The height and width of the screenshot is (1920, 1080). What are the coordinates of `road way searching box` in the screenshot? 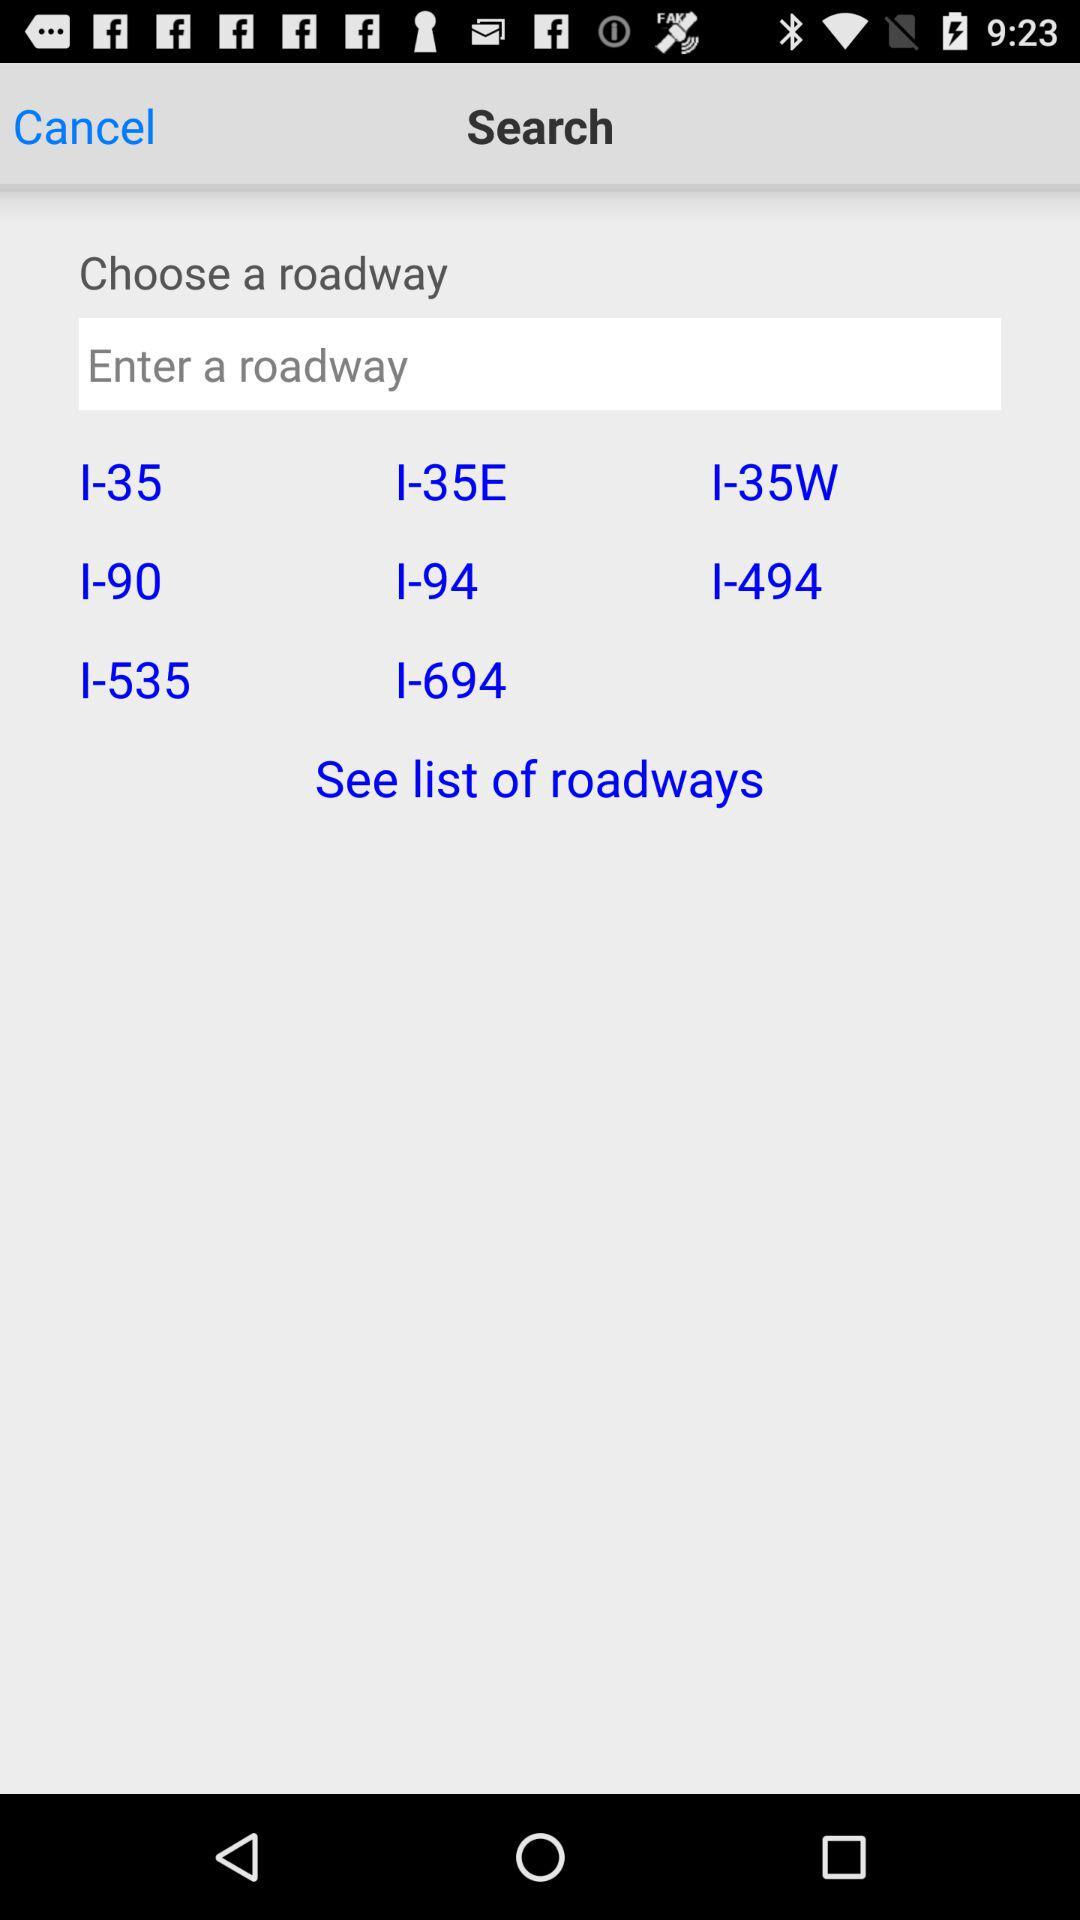 It's located at (540, 364).